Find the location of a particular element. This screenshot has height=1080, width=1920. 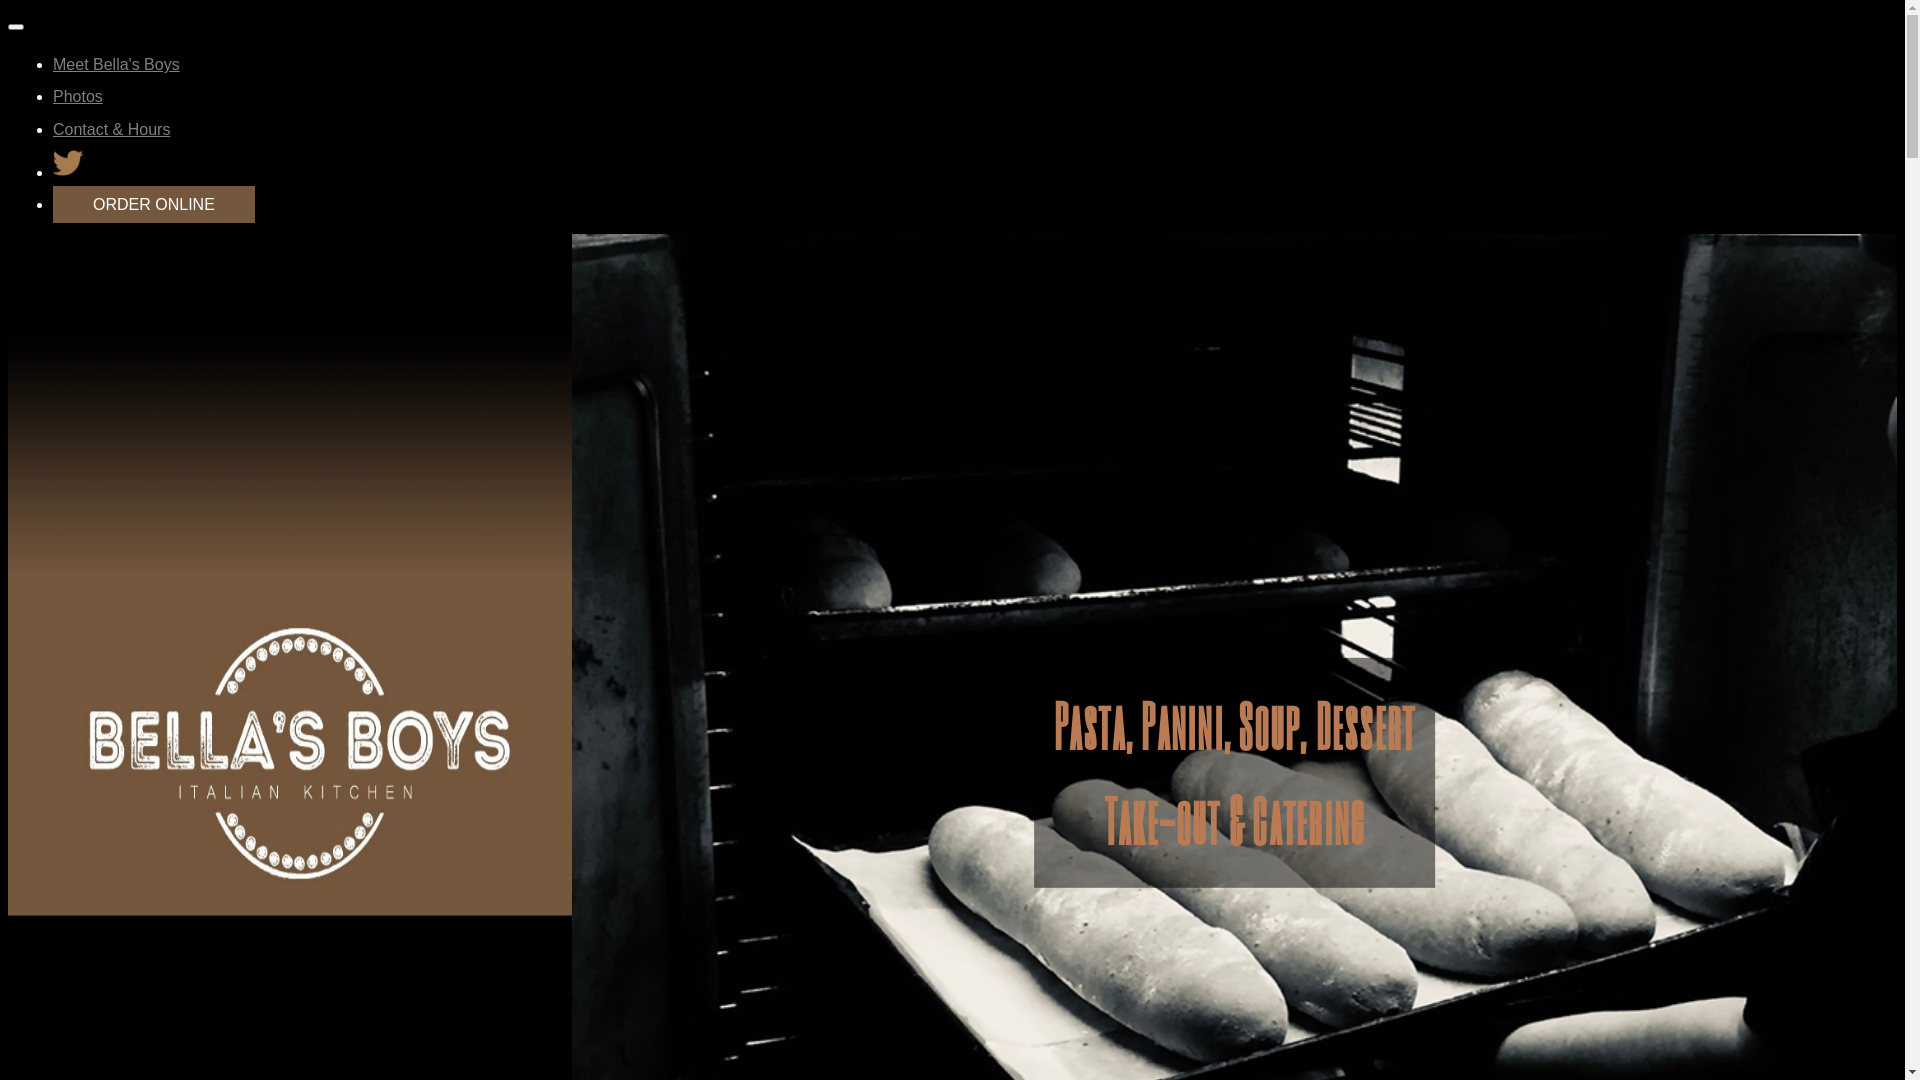

'Meet Bella's Boys' is located at coordinates (115, 63).